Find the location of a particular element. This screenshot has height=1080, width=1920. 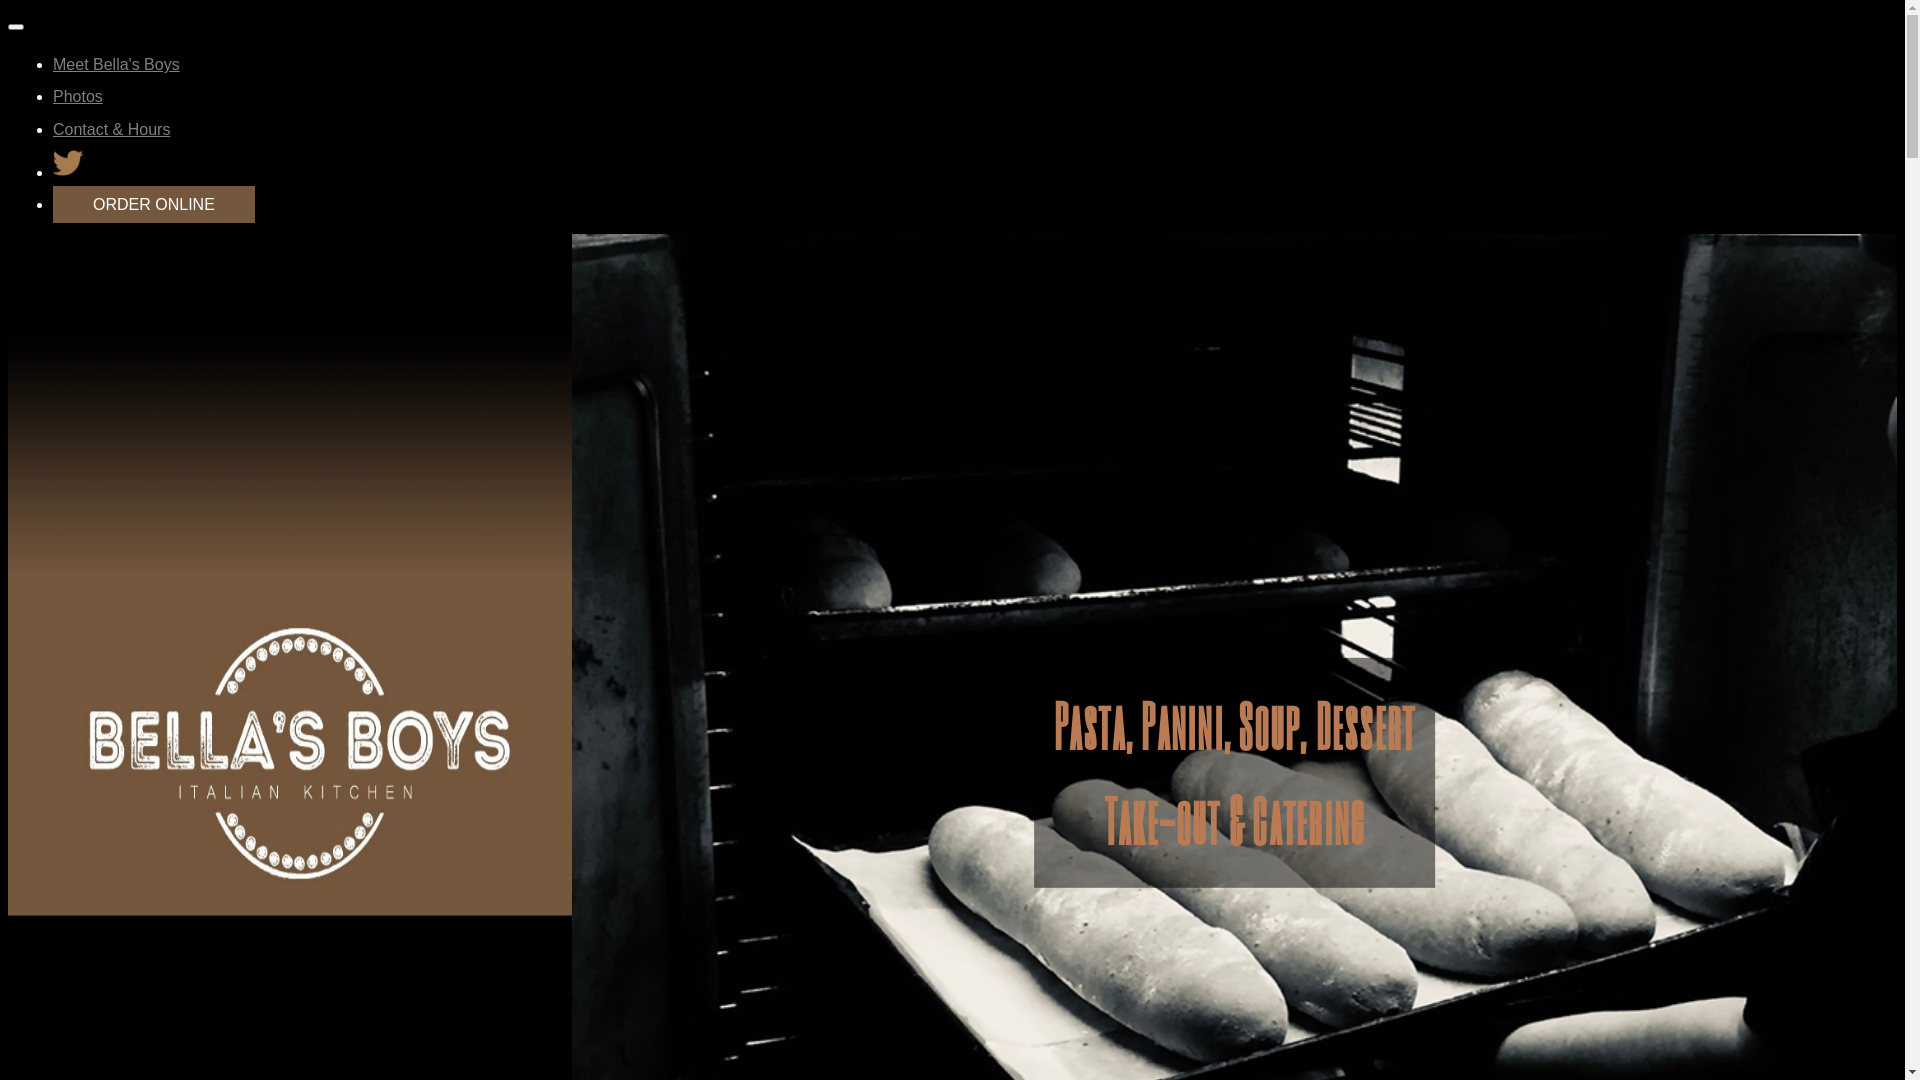

'Meet Bella's Boys' is located at coordinates (115, 63).